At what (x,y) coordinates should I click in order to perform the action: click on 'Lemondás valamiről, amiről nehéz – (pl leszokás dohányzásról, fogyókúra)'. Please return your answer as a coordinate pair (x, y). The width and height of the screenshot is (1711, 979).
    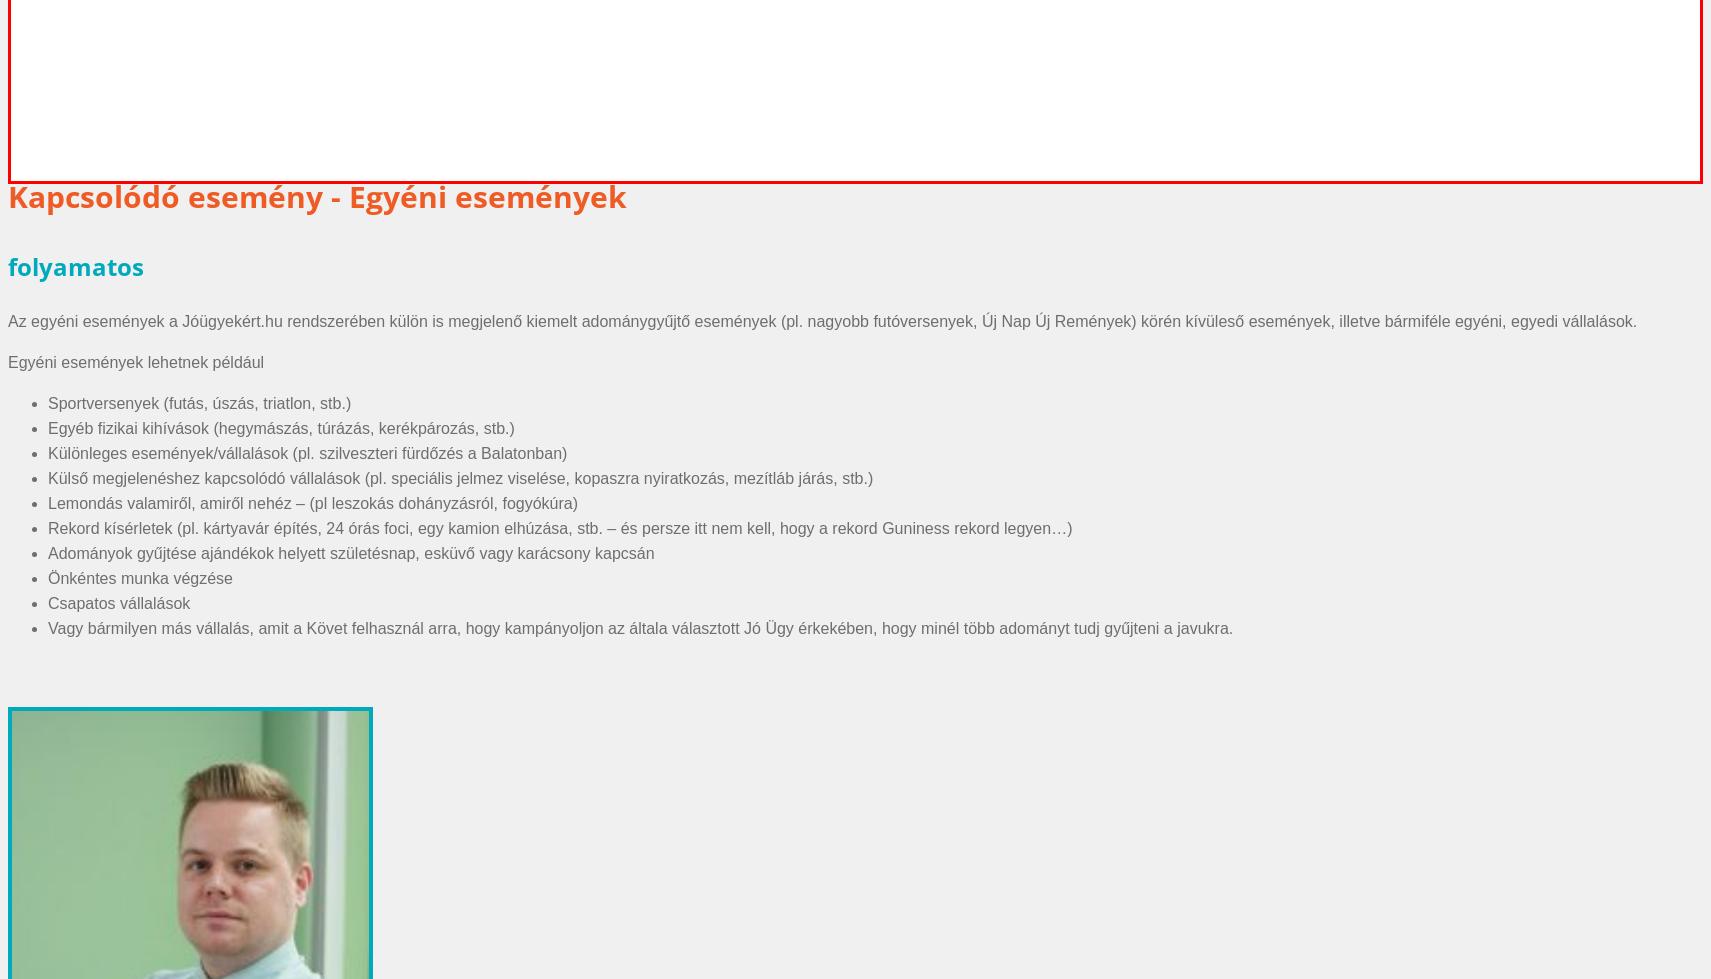
    Looking at the image, I should click on (312, 501).